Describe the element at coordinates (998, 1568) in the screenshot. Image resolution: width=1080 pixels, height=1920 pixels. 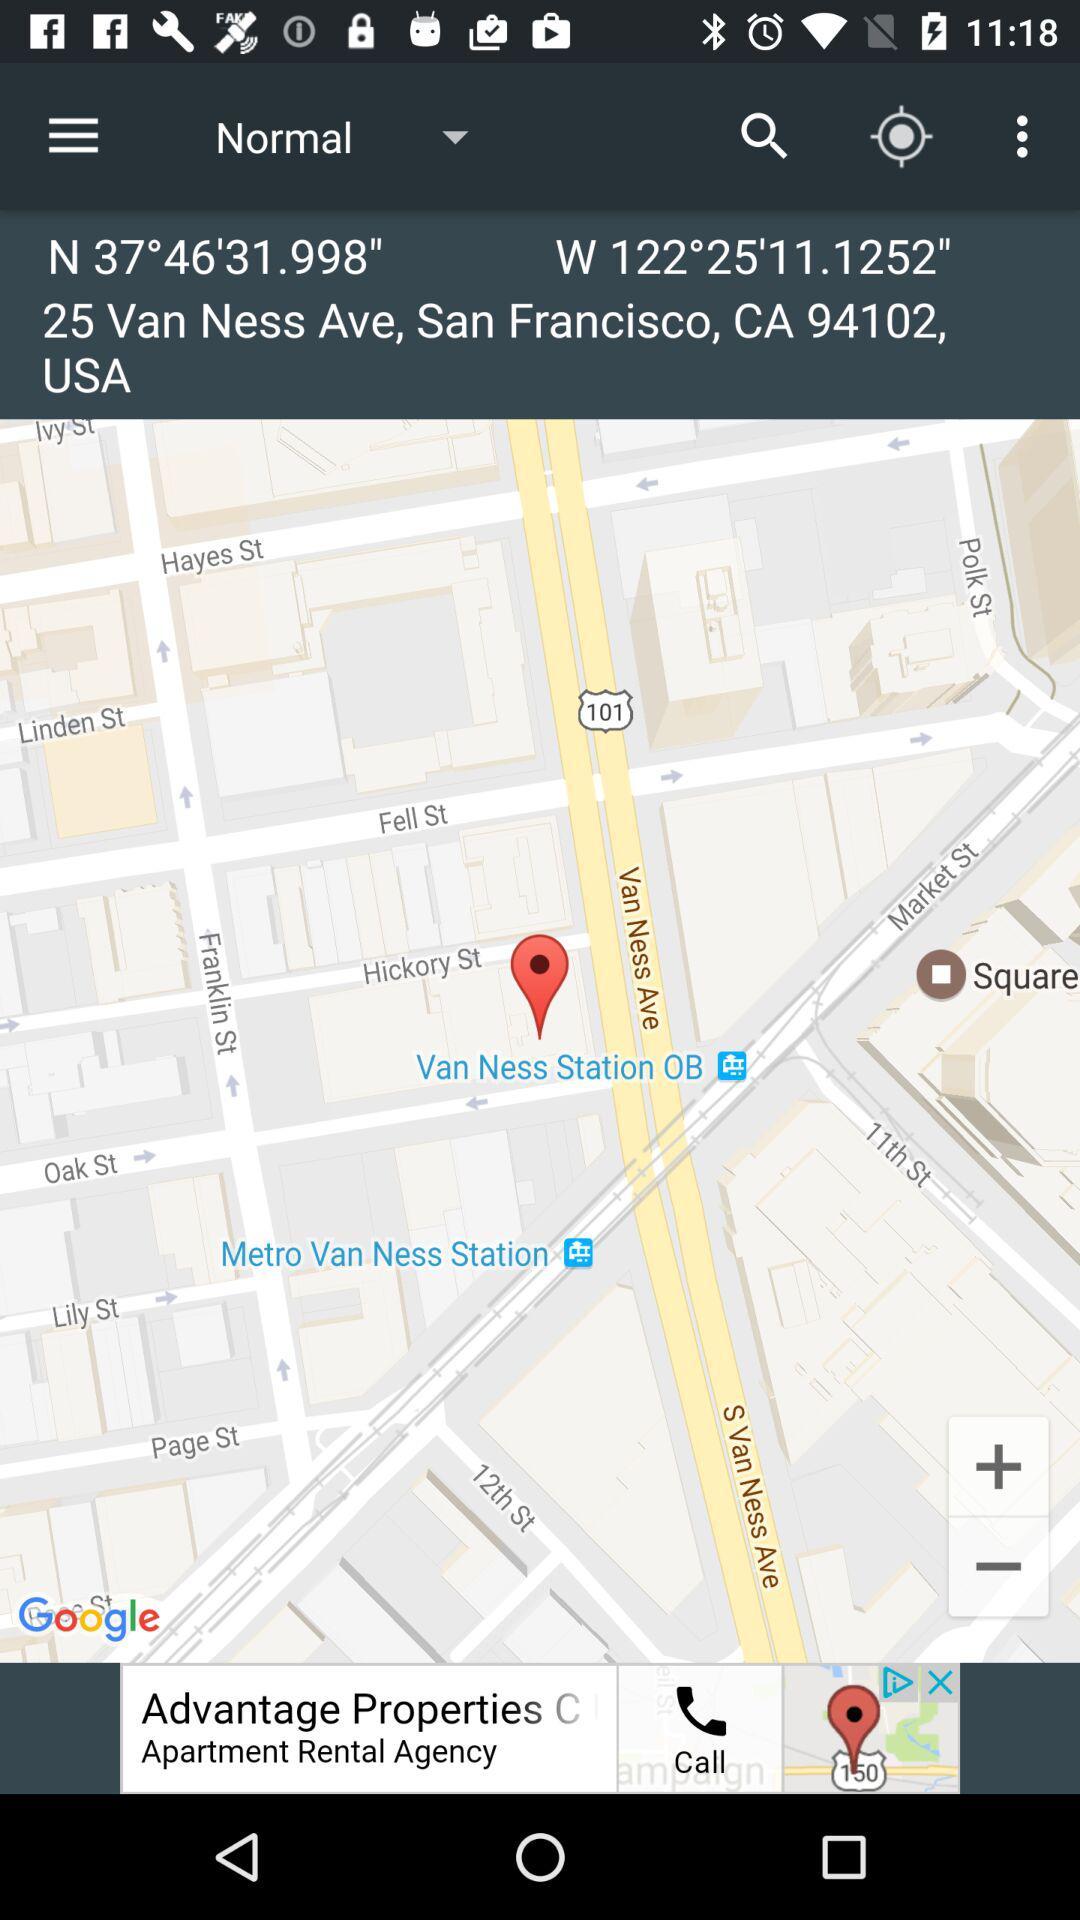
I see `the minus icon` at that location.